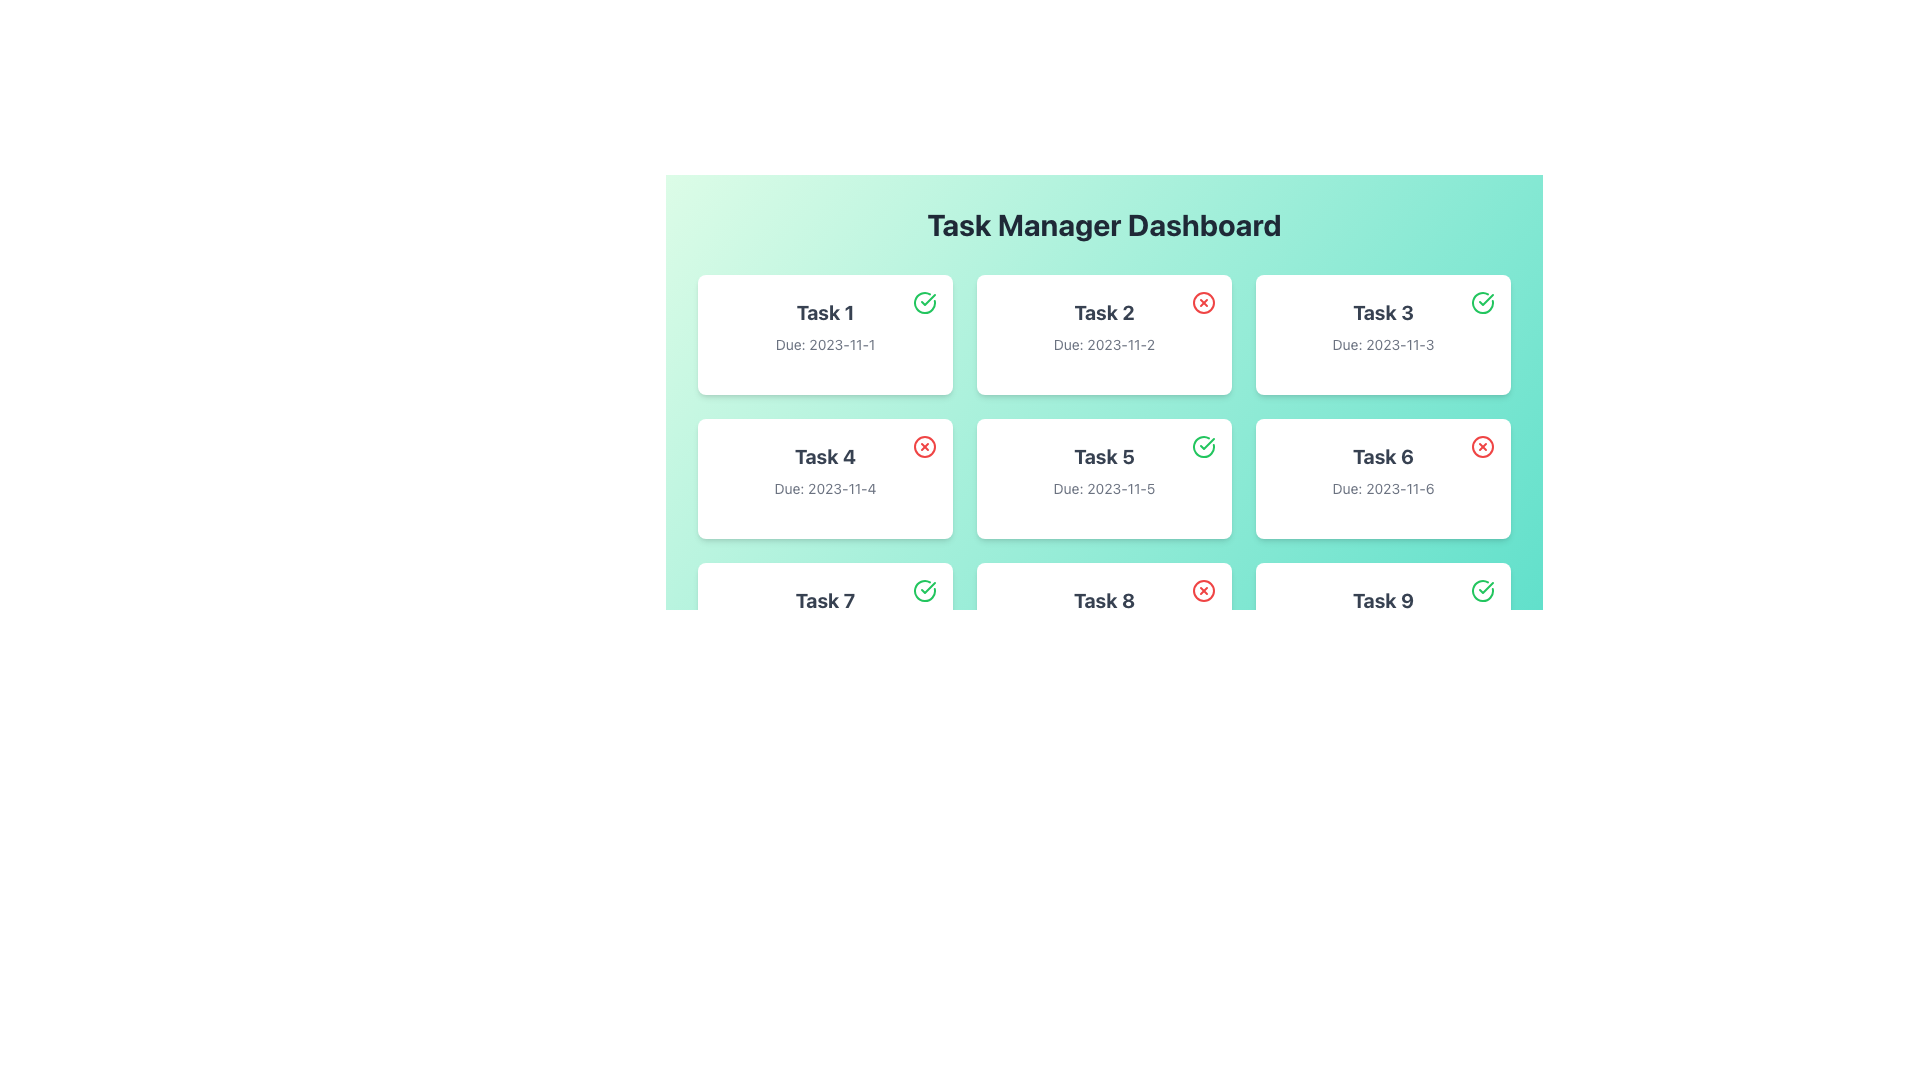 The image size is (1920, 1080). Describe the element at coordinates (1483, 446) in the screenshot. I see `the delete or close button located in the top-right corner of the 'Task 6' card` at that location.